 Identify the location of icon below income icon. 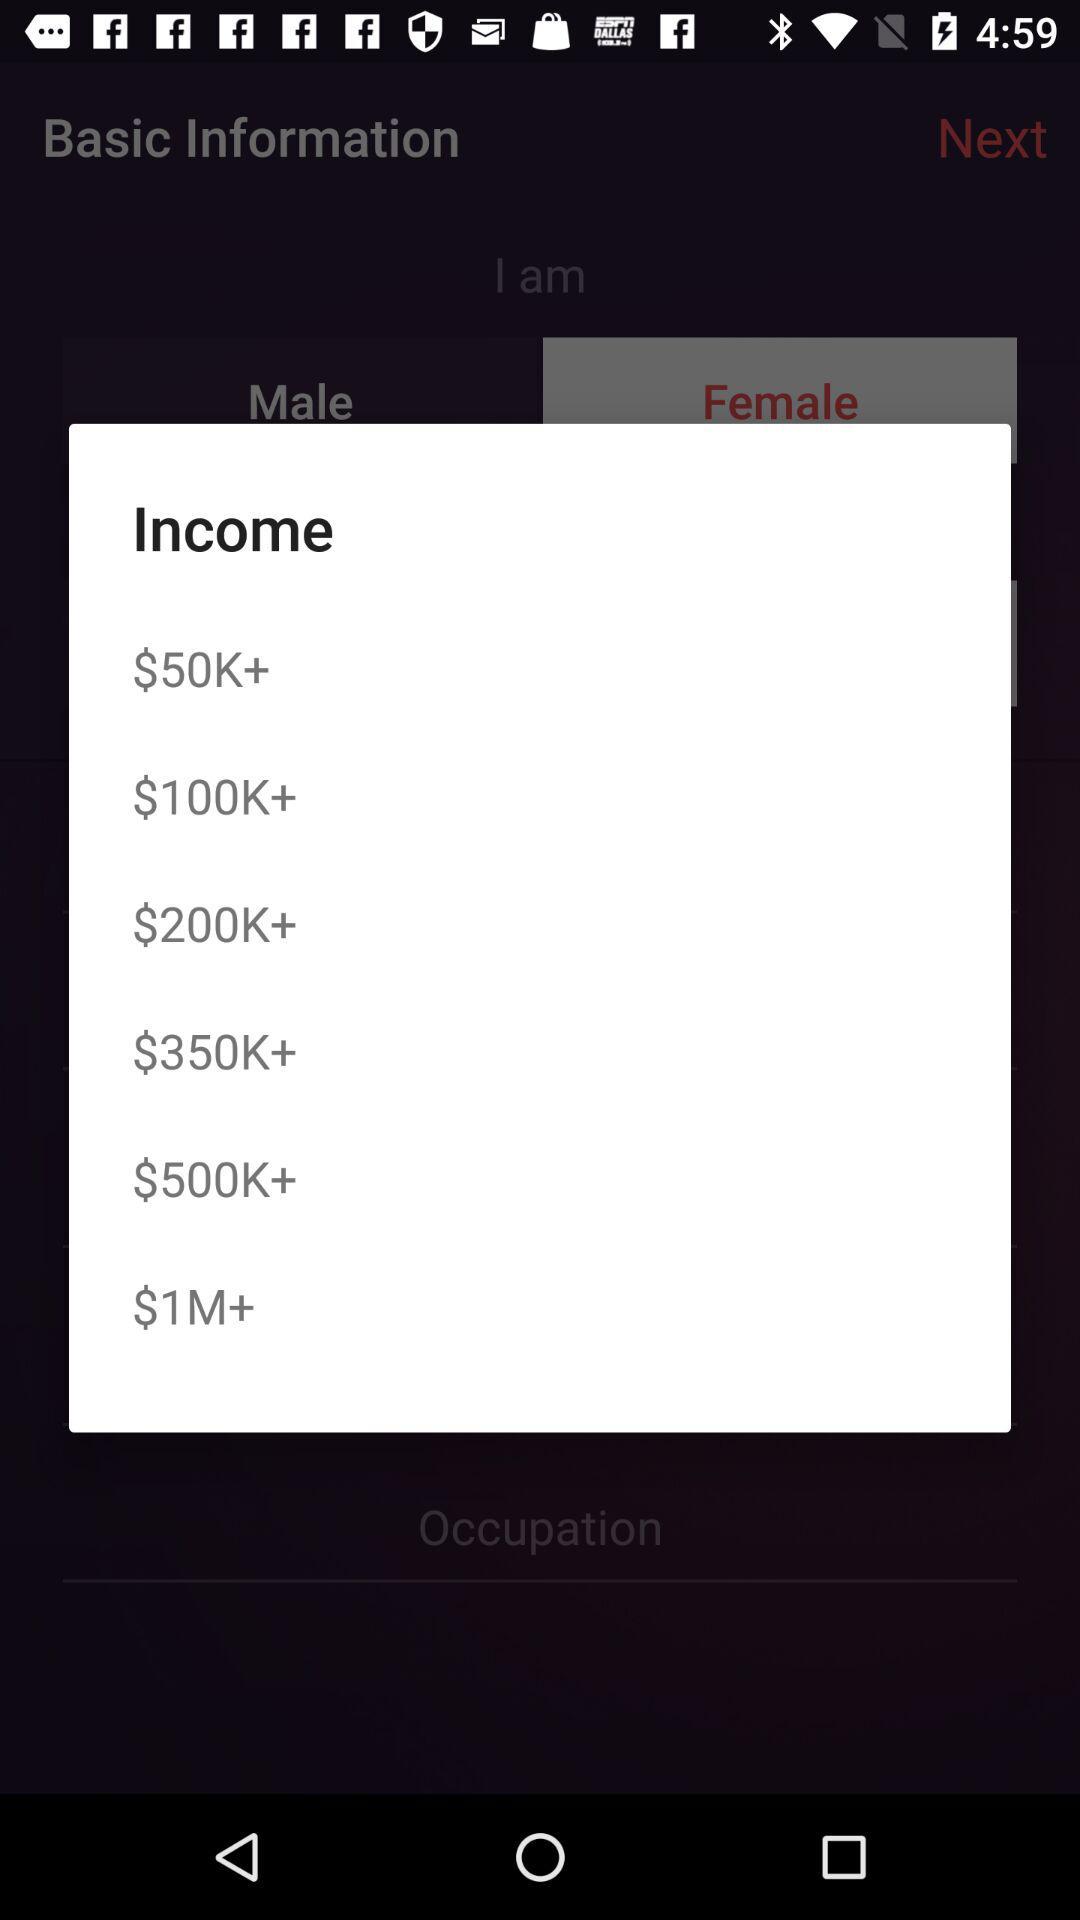
(200, 668).